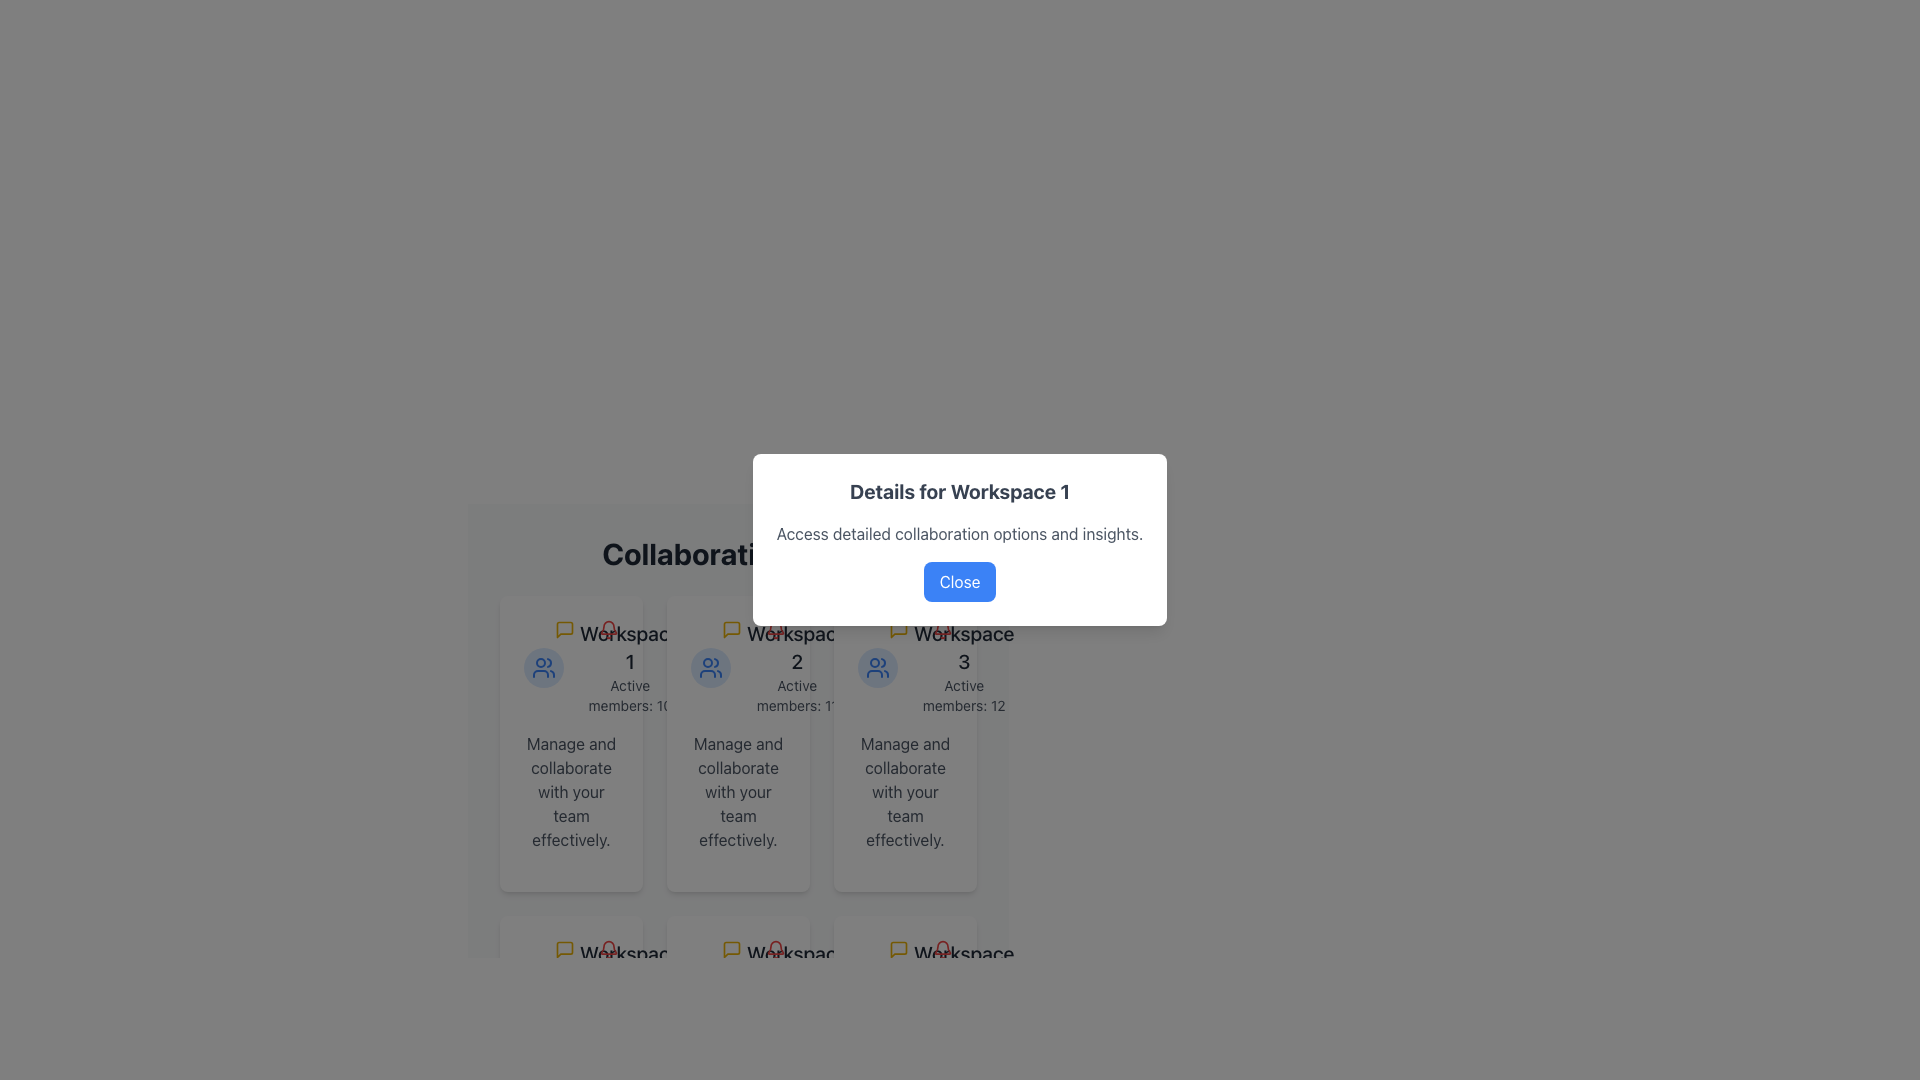  What do you see at coordinates (960, 492) in the screenshot?
I see `text label or heading in the modal dialog that indicates the content subject about workspace details` at bounding box center [960, 492].